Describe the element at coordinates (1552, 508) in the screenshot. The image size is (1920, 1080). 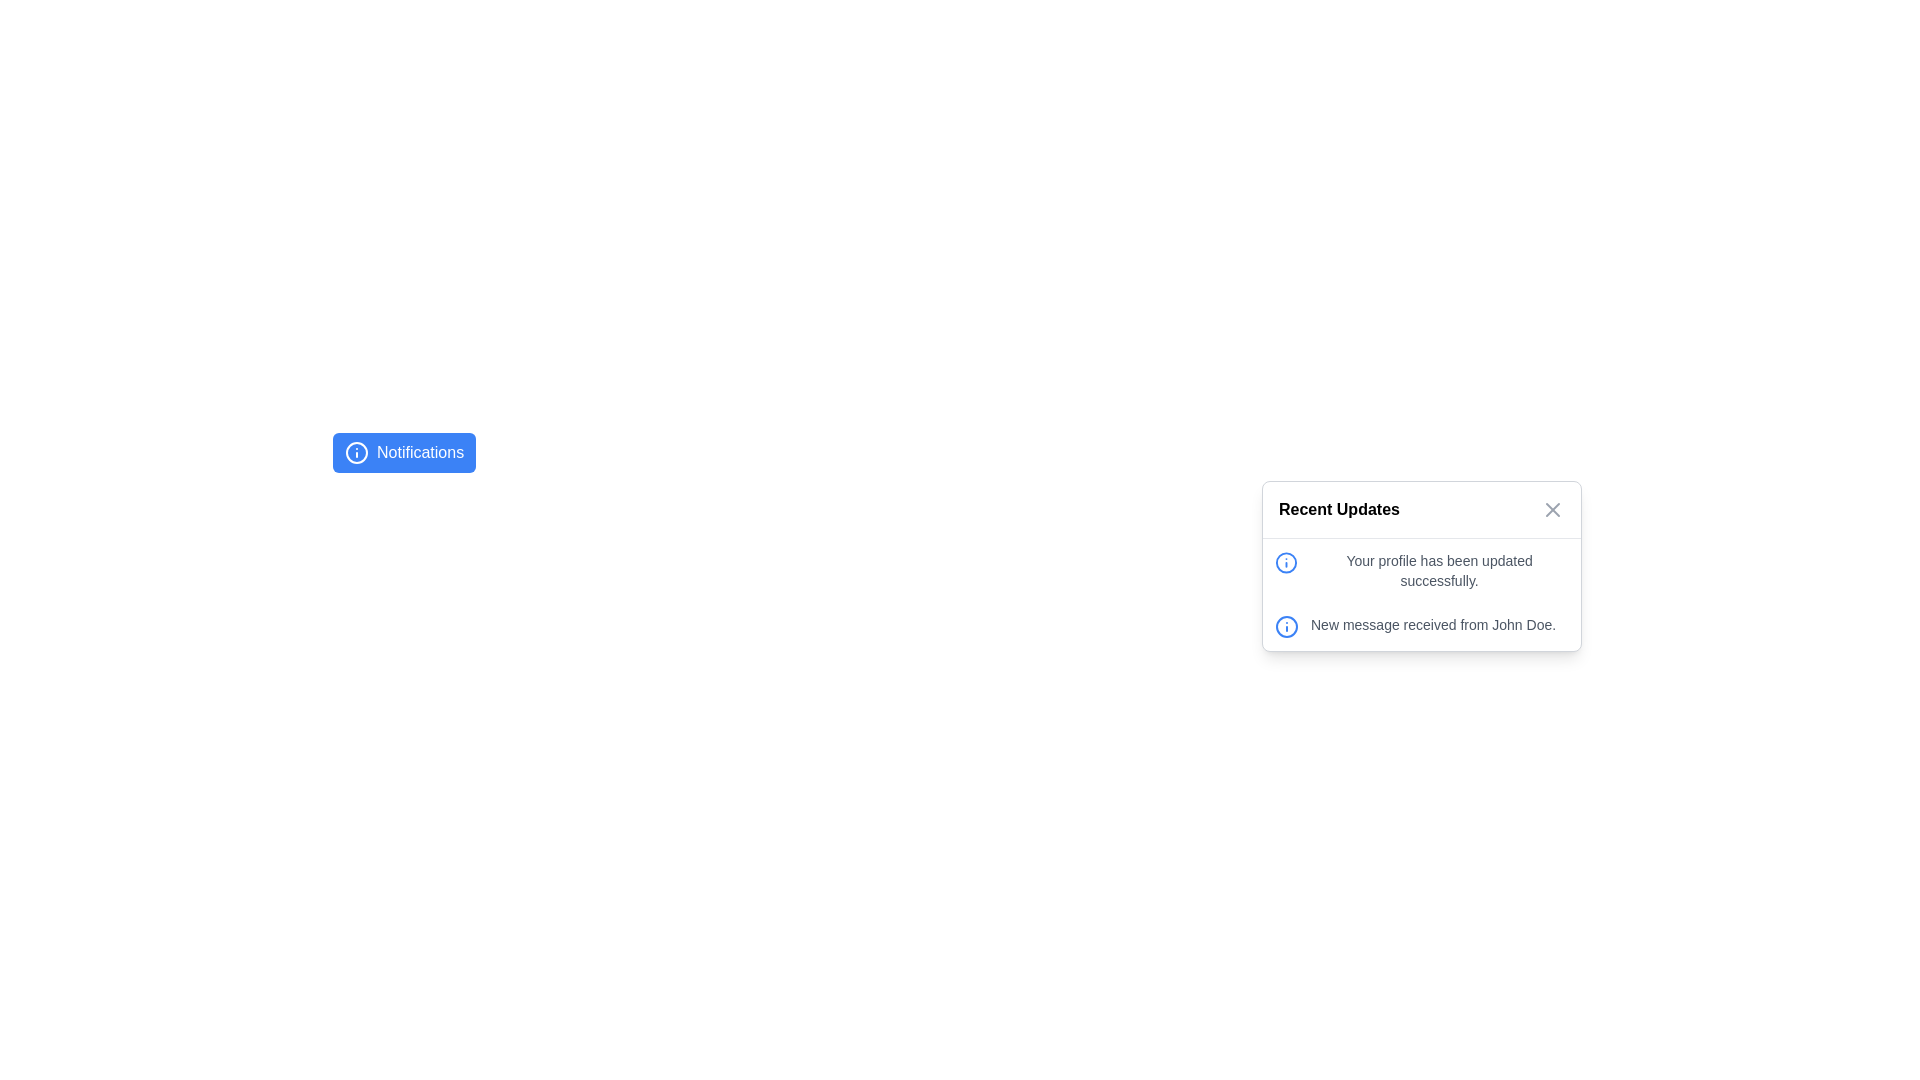
I see `the small 'x'-shaped icon located in the top-right corner of the 'Recent Updates' notification box` at that location.